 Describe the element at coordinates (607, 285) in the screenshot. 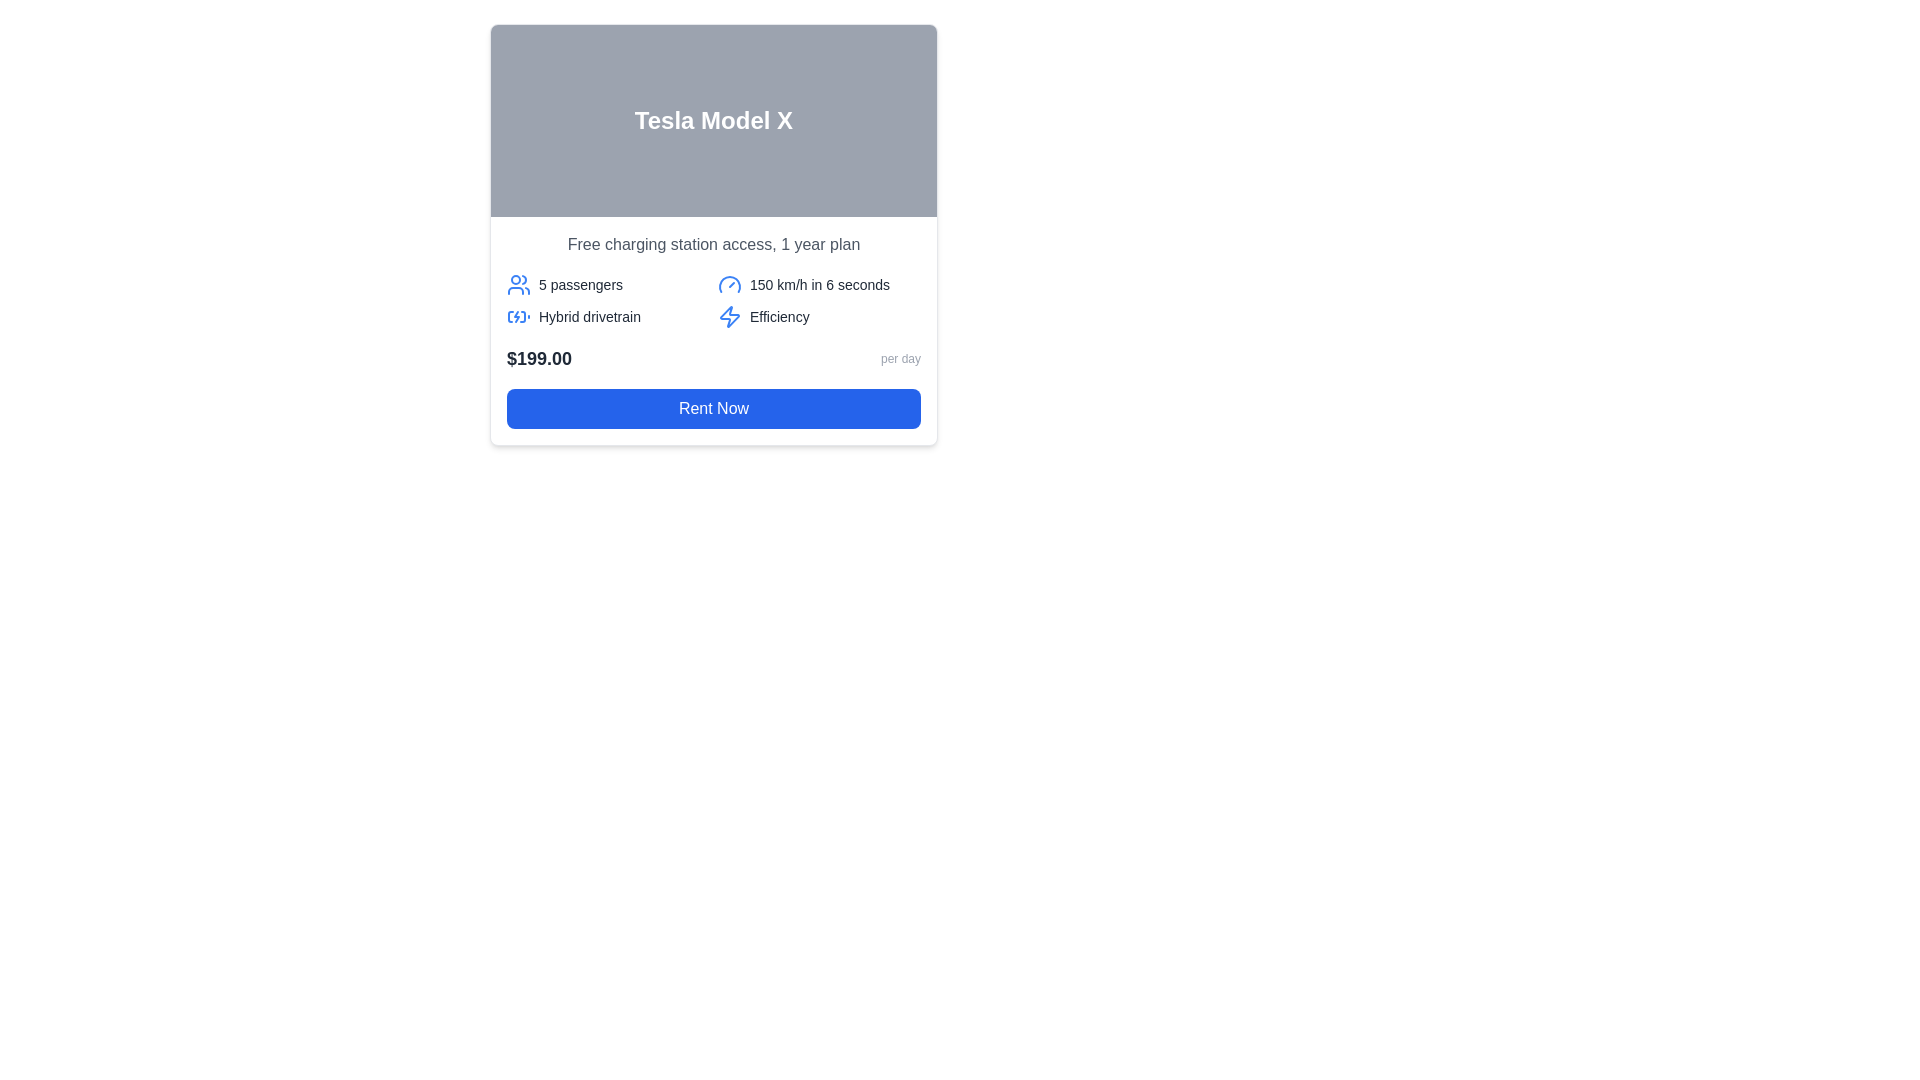

I see `the icon associated with the text element displaying the vehicle's passenger capacity, located directly below the 'Free charging station access, 1 year plan' label` at that location.